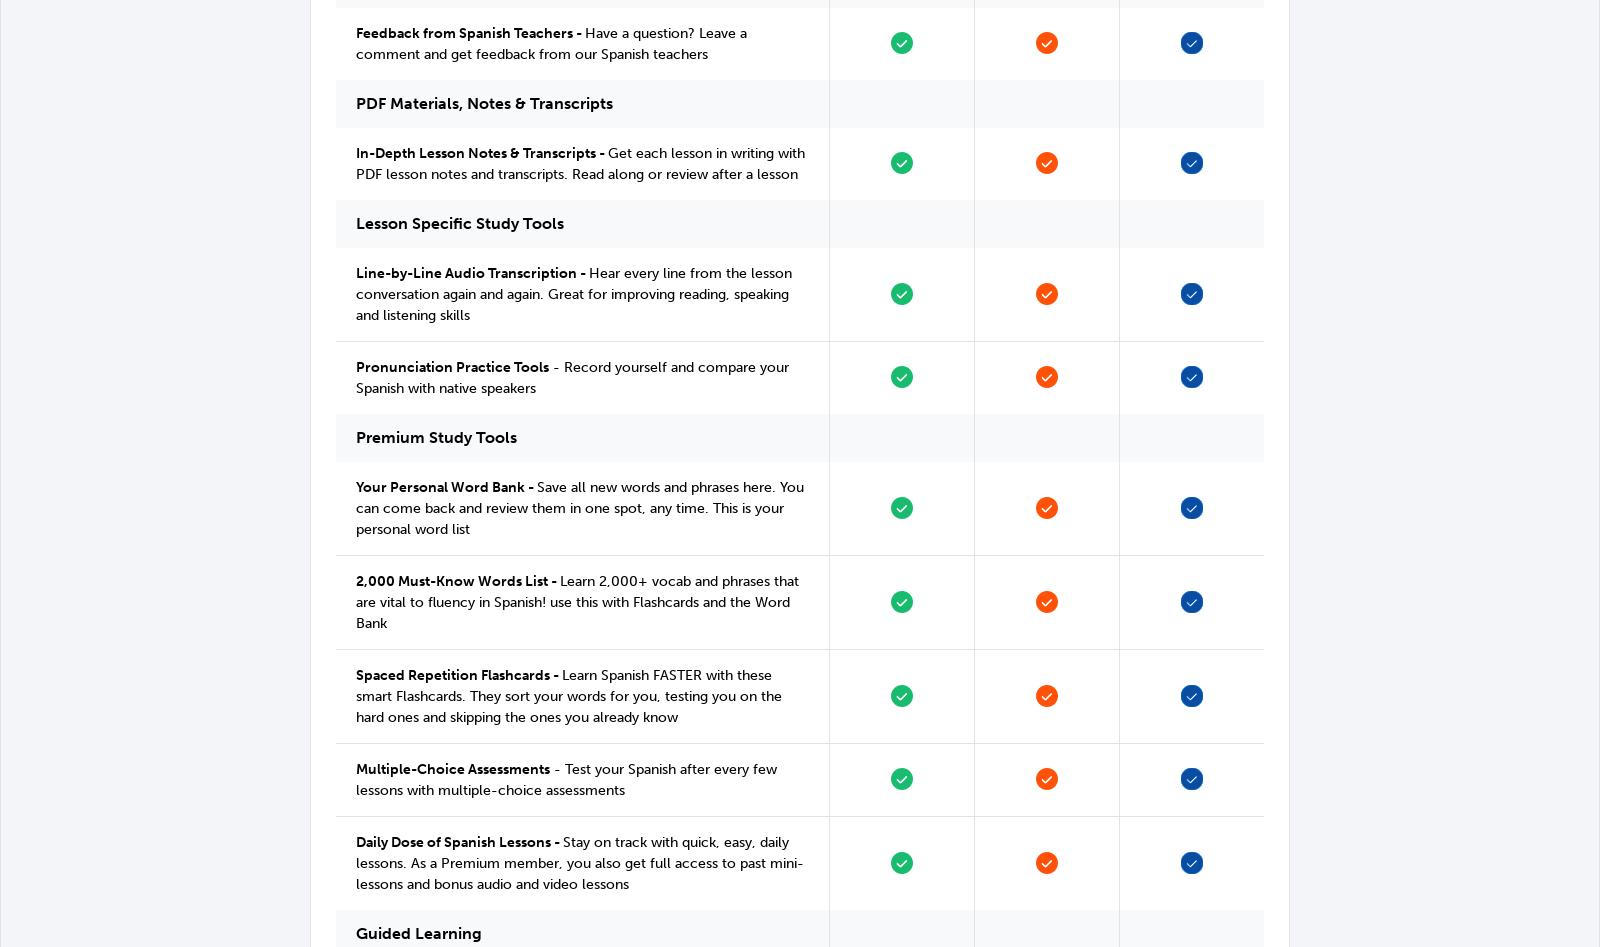  I want to click on 'Hear every line from the lesson conversation again and again. Great for improving reading, speaking and listening skills', so click(573, 293).